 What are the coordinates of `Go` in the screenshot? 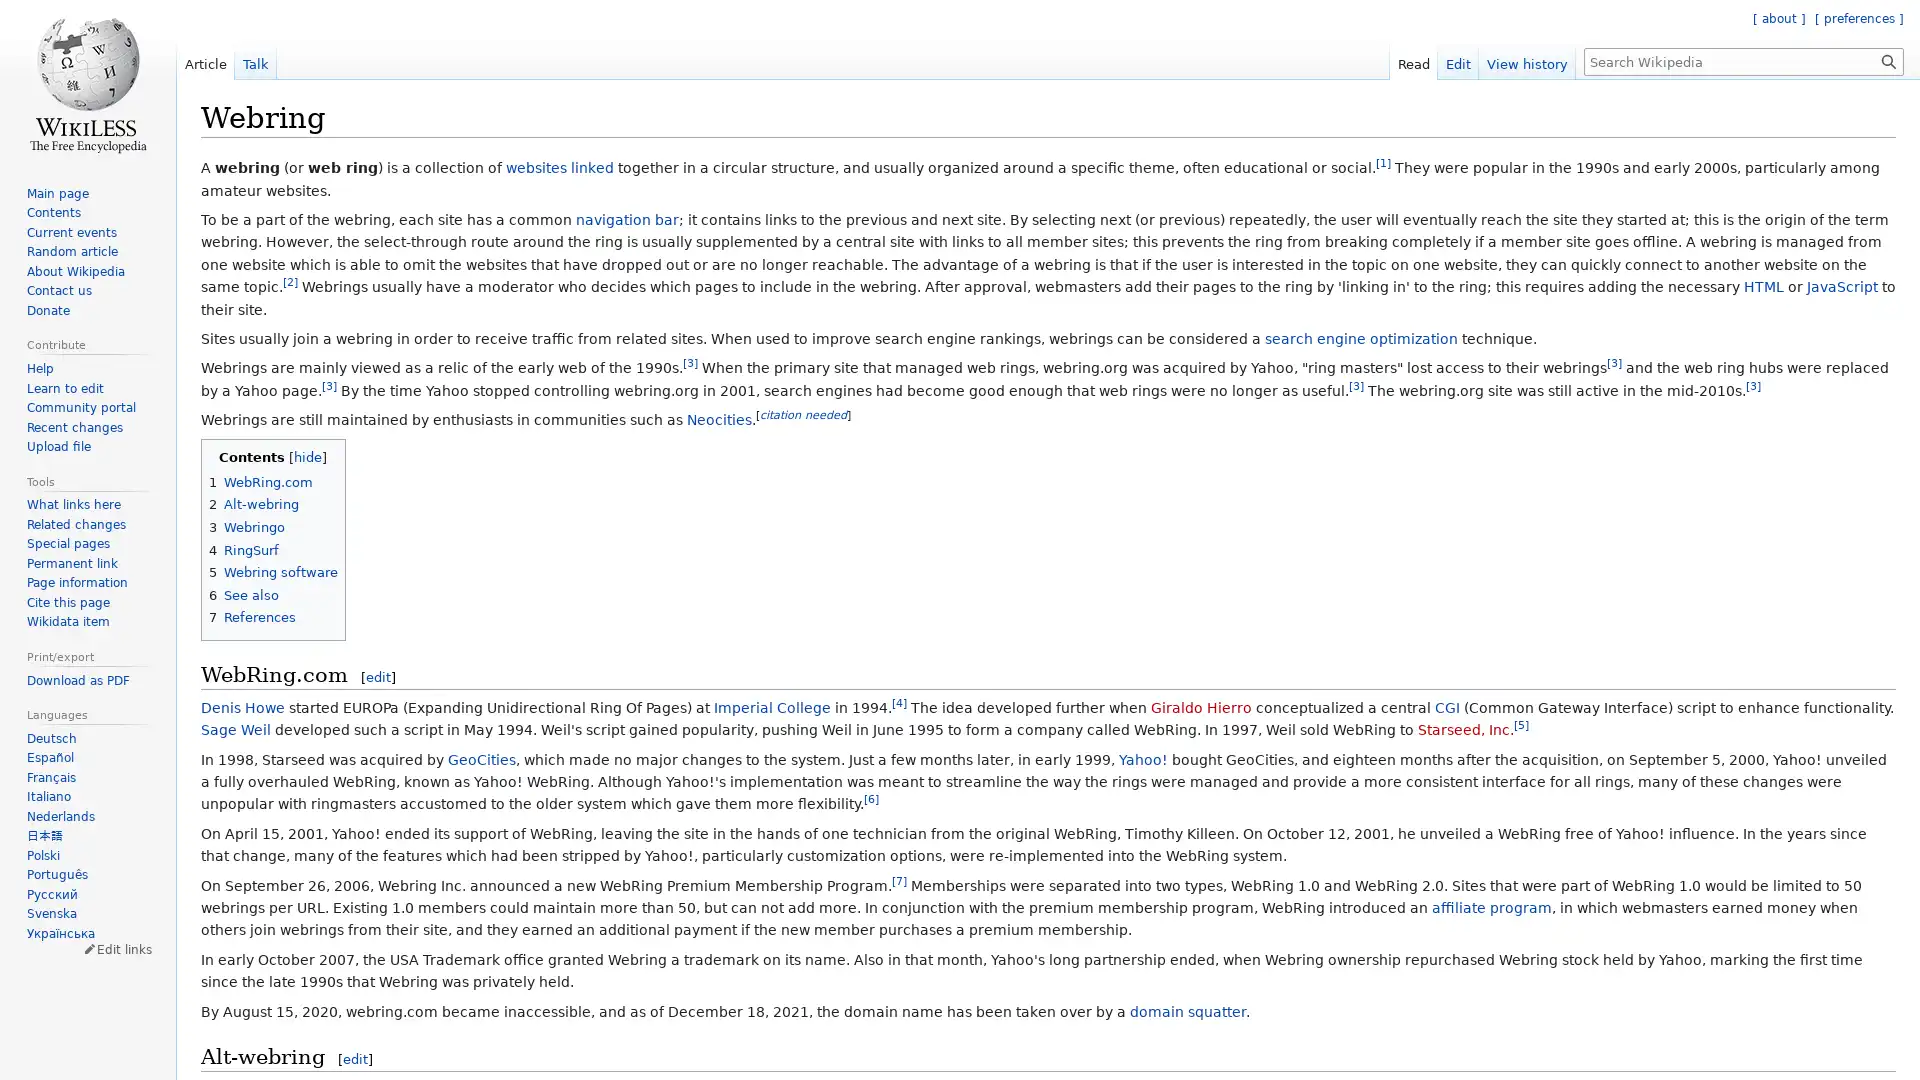 It's located at (1888, 60).